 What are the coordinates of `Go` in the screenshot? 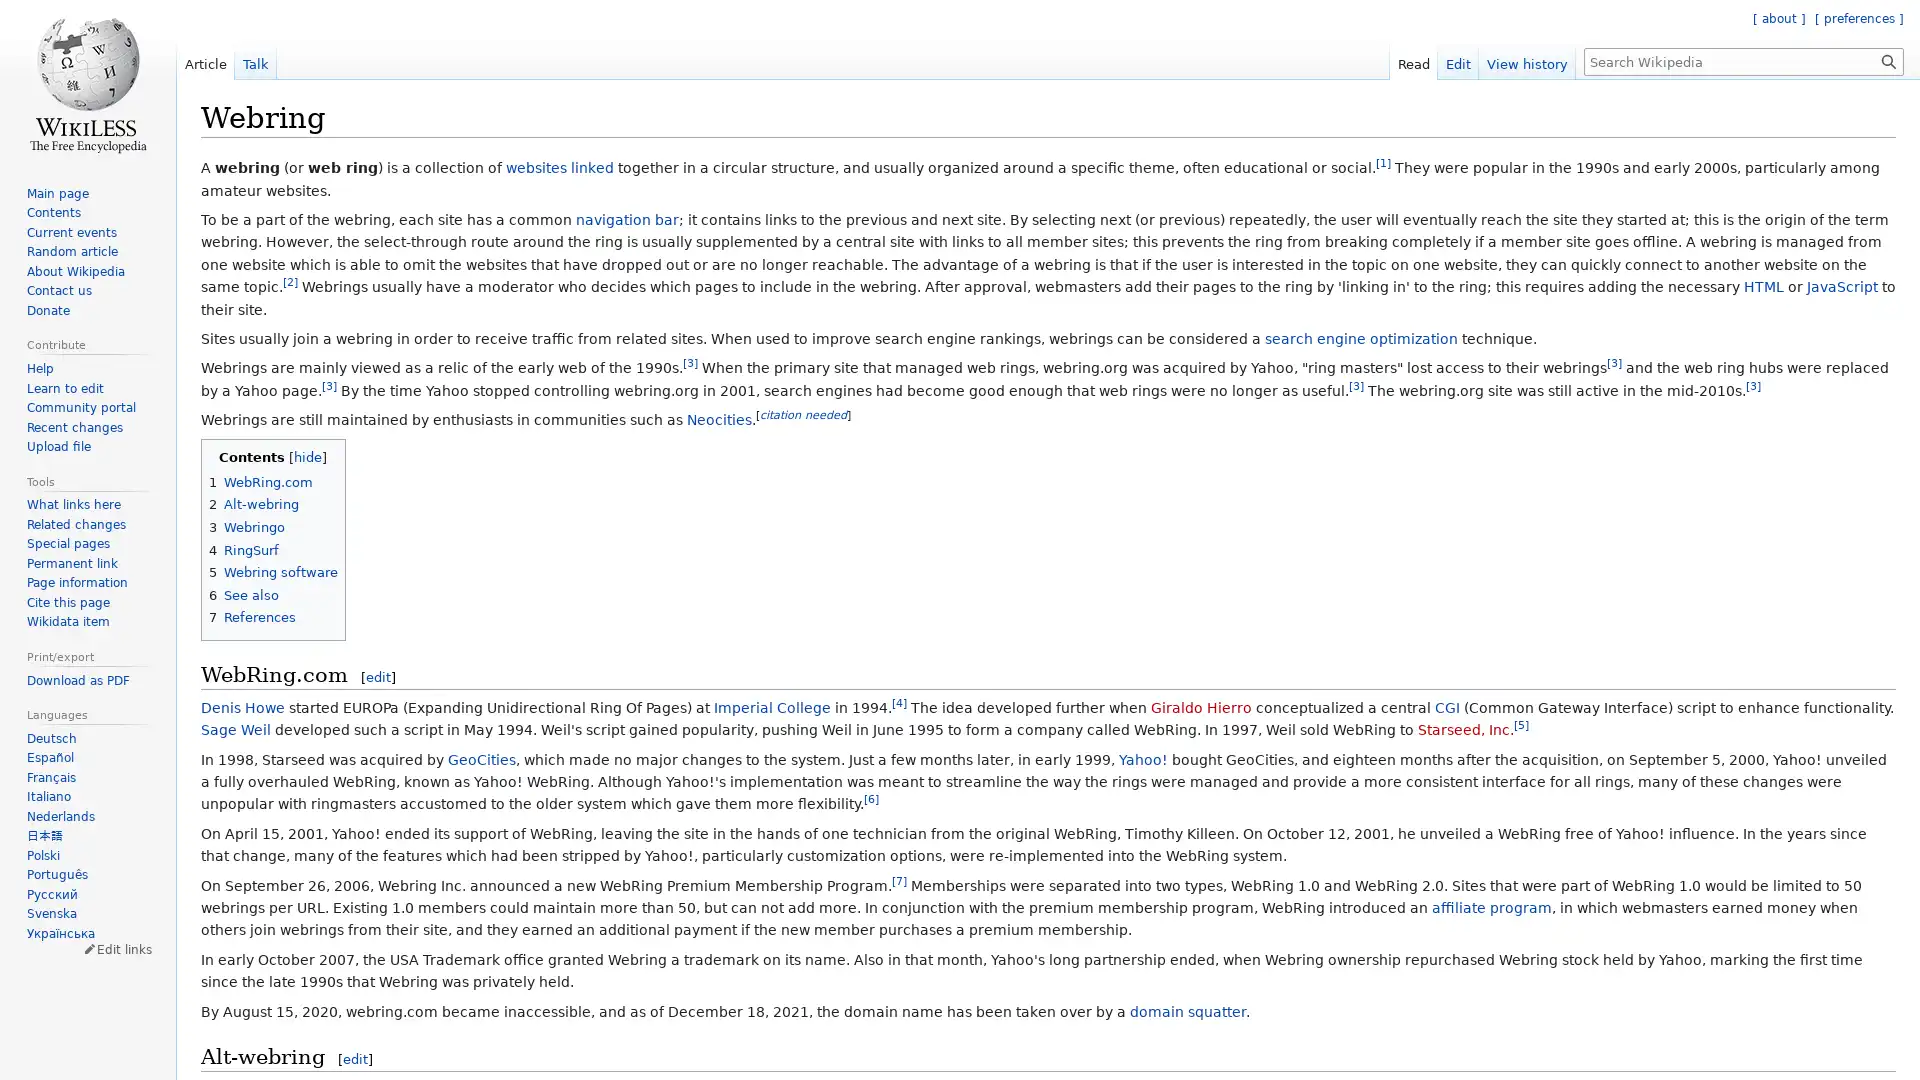 It's located at (1888, 60).